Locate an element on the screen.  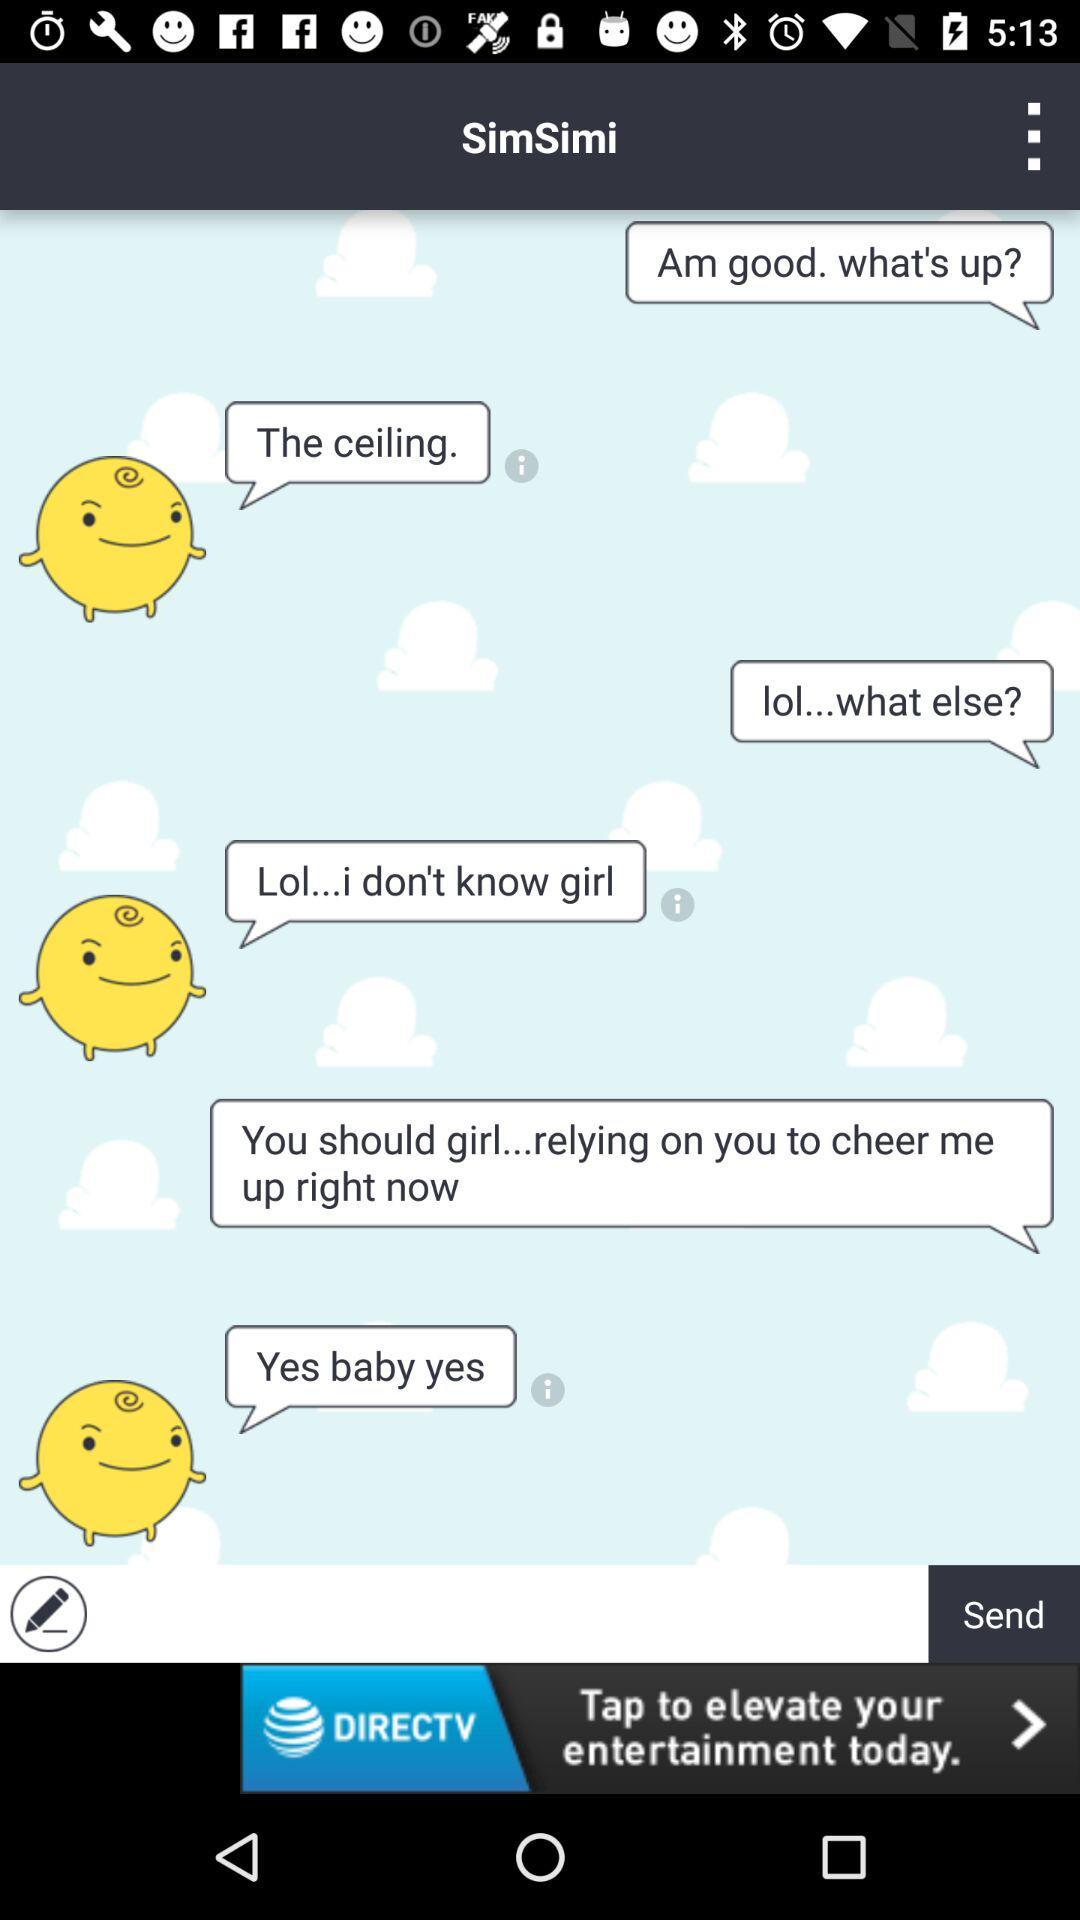
person 's info is located at coordinates (112, 978).